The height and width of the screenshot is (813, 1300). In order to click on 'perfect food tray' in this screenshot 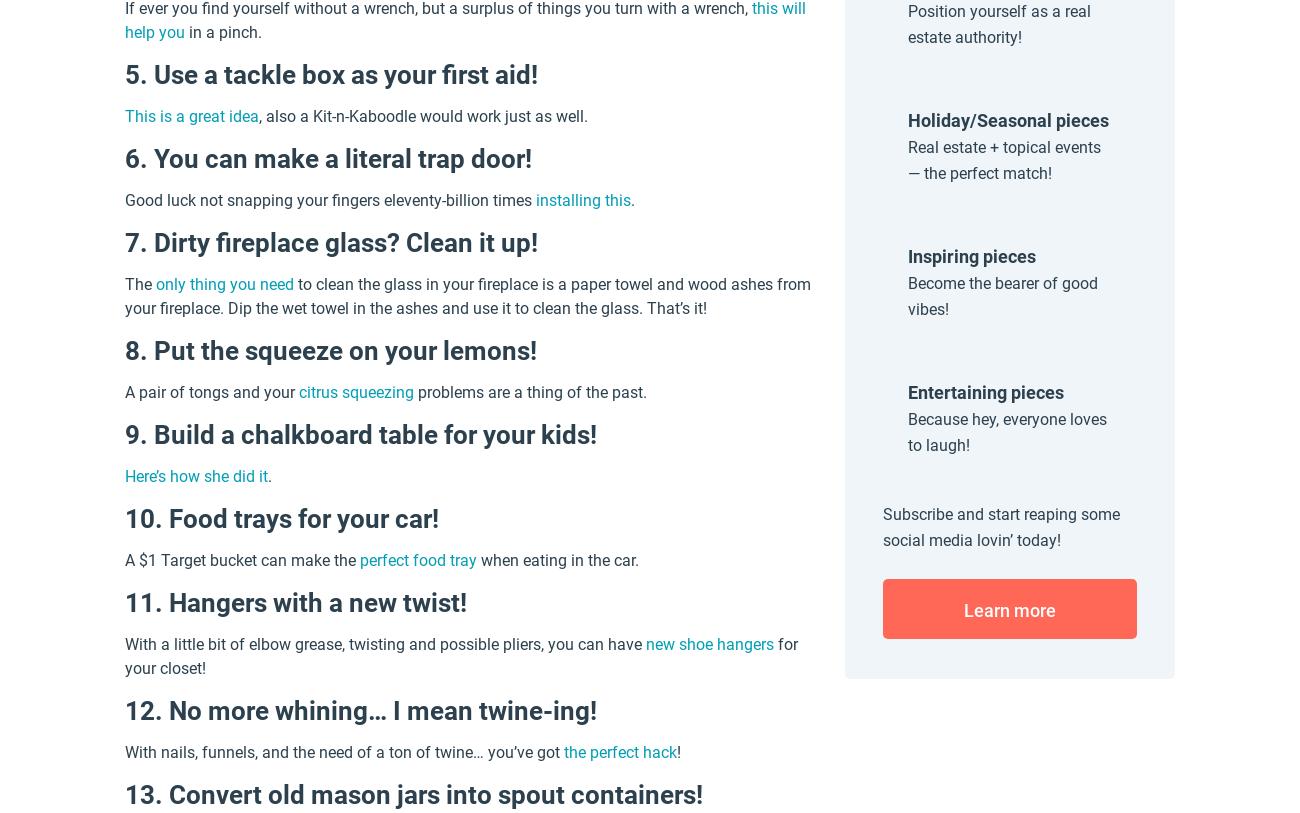, I will do `click(418, 560)`.